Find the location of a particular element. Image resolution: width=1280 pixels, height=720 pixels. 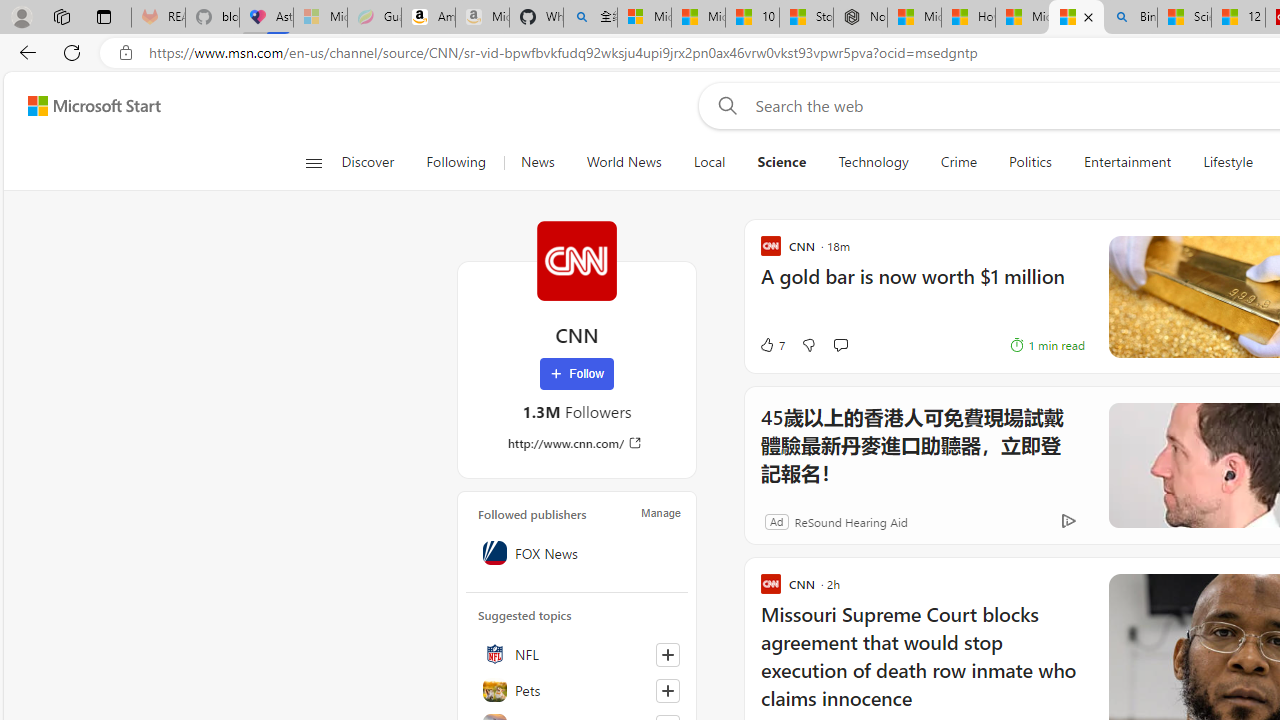

'12 Popular Science Lies that Must be Corrected' is located at coordinates (1237, 17).